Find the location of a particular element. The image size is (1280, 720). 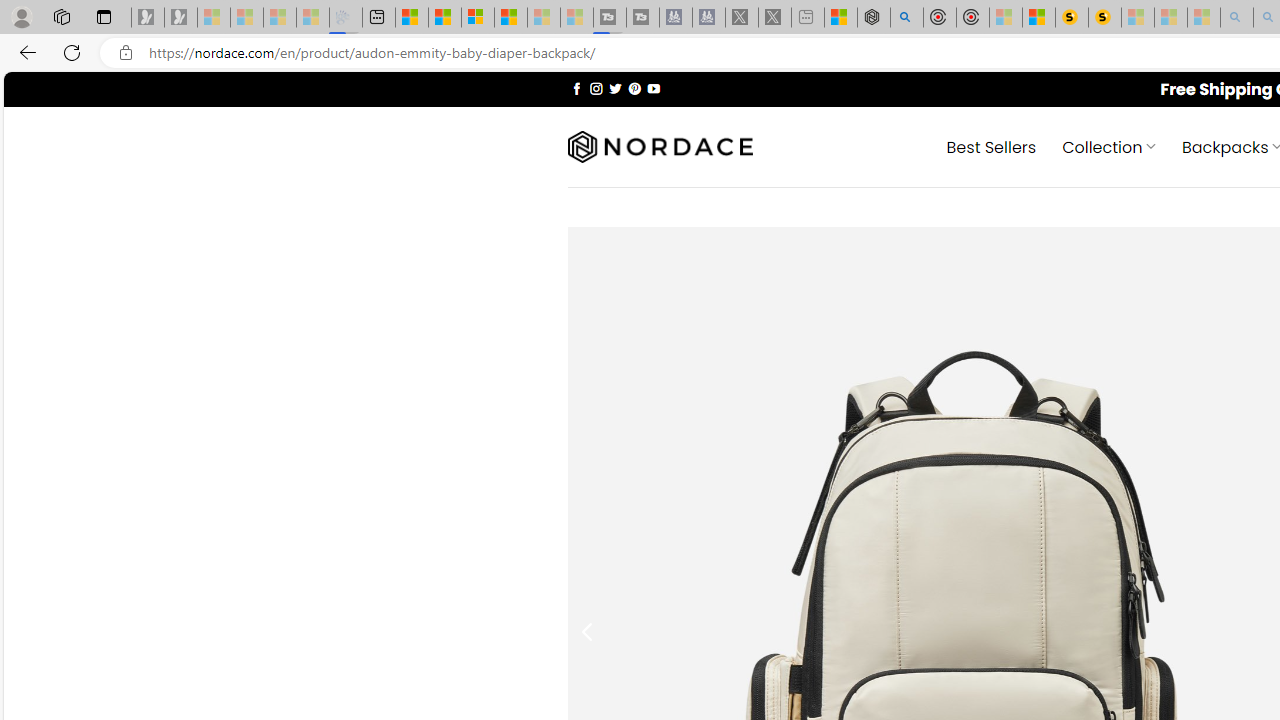

'Follow on Pinterest' is located at coordinates (633, 87).